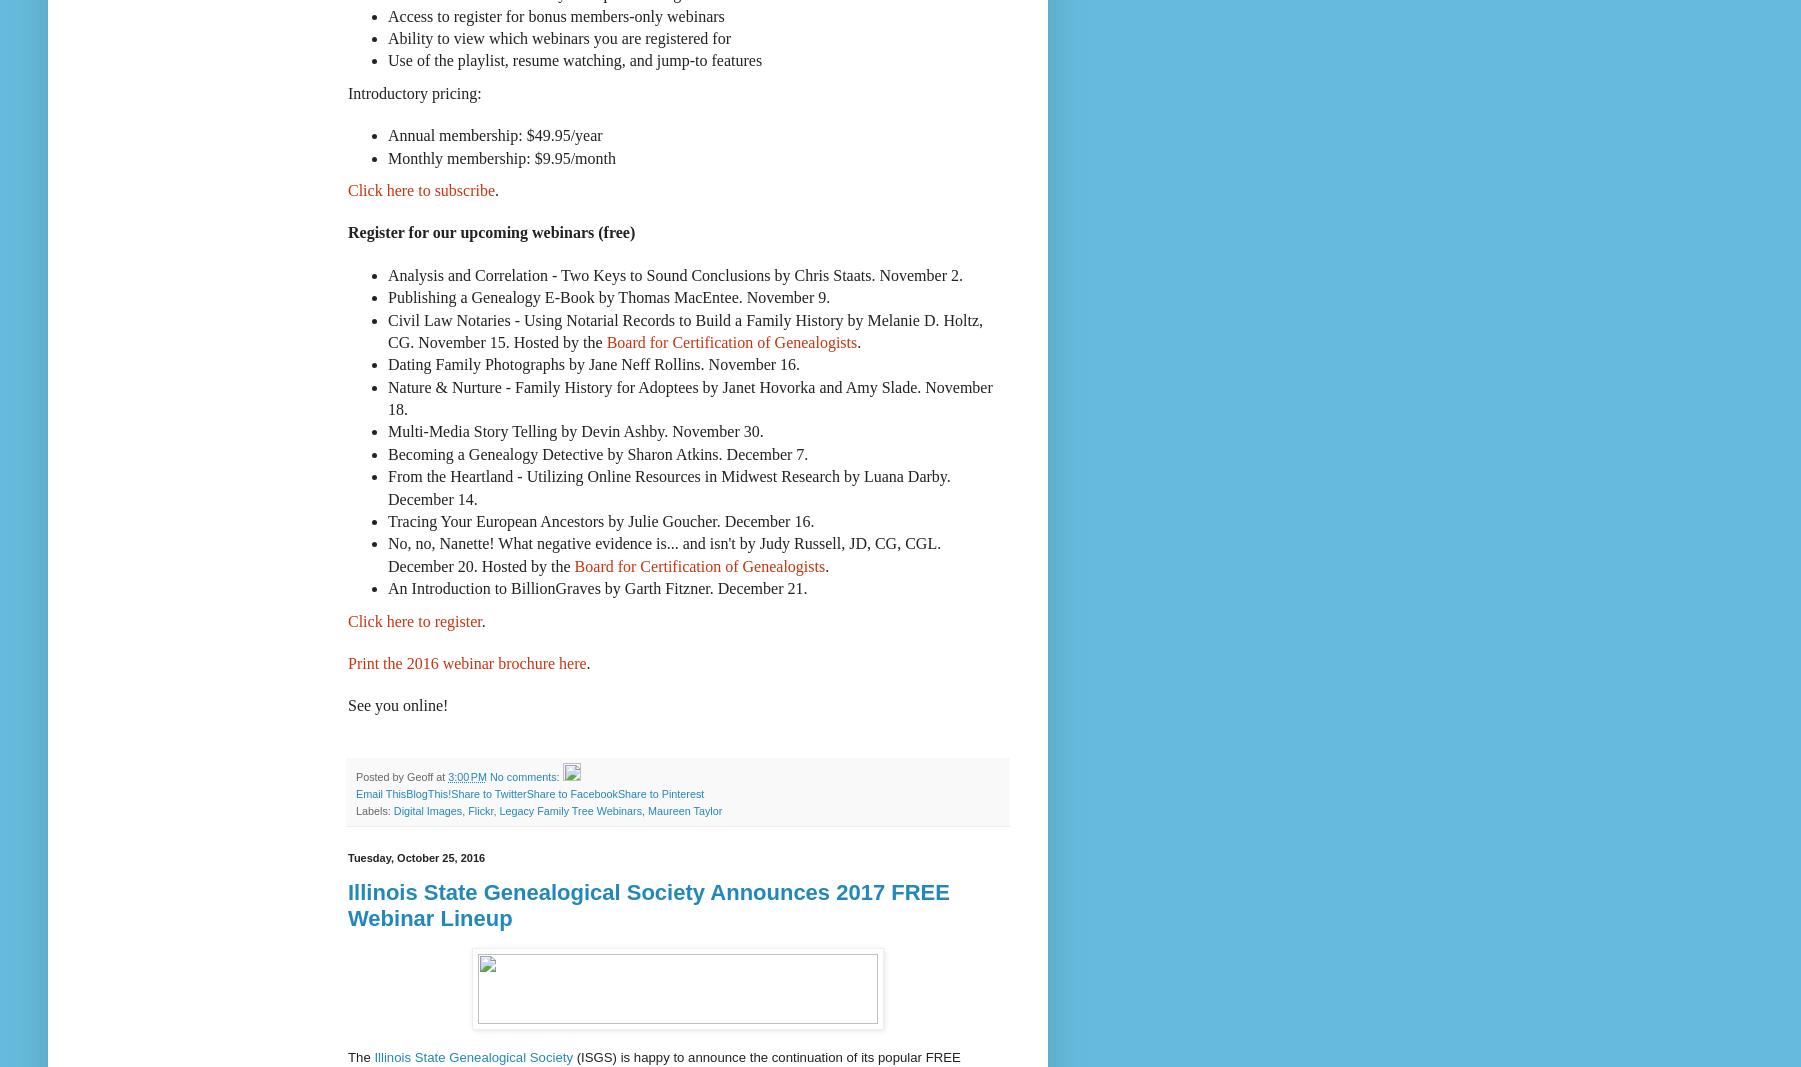  Describe the element at coordinates (387, 156) in the screenshot. I see `'Monthly membership: $9.95/month'` at that location.